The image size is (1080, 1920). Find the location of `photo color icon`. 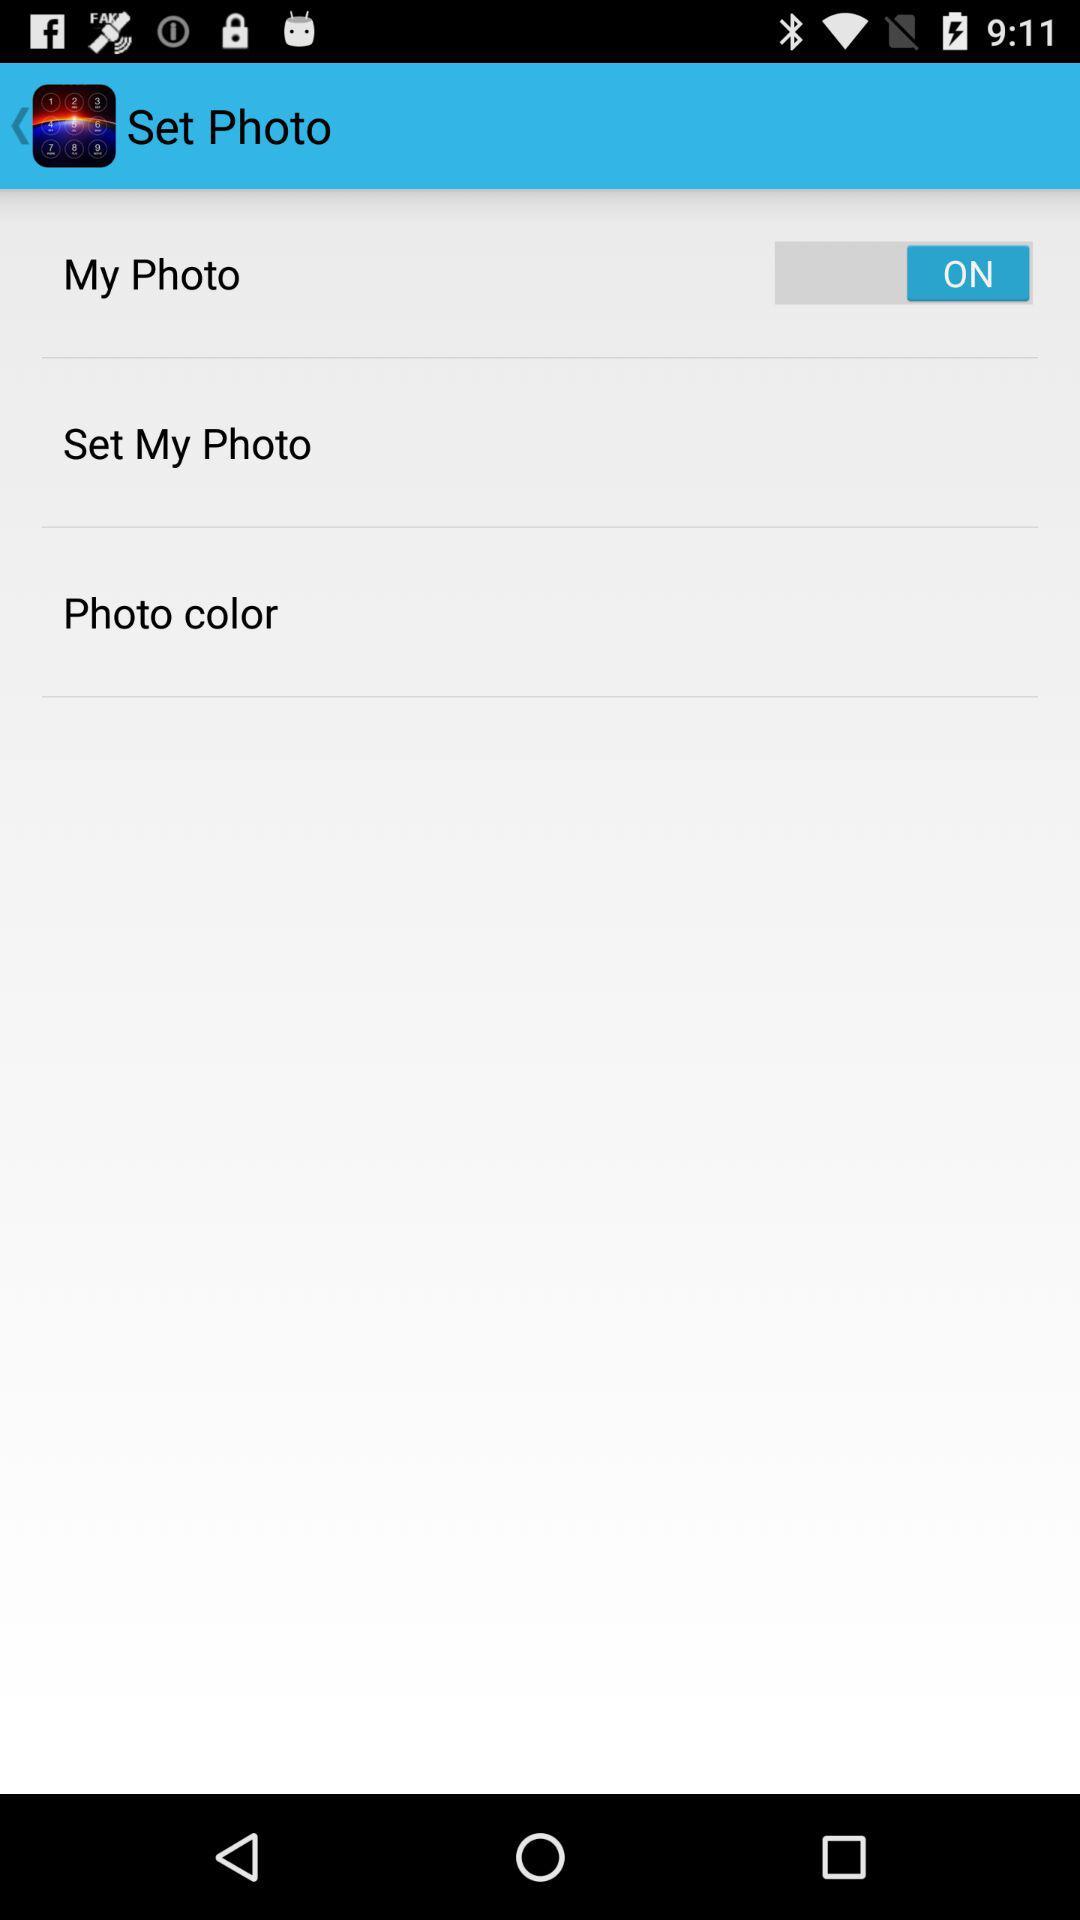

photo color icon is located at coordinates (169, 611).